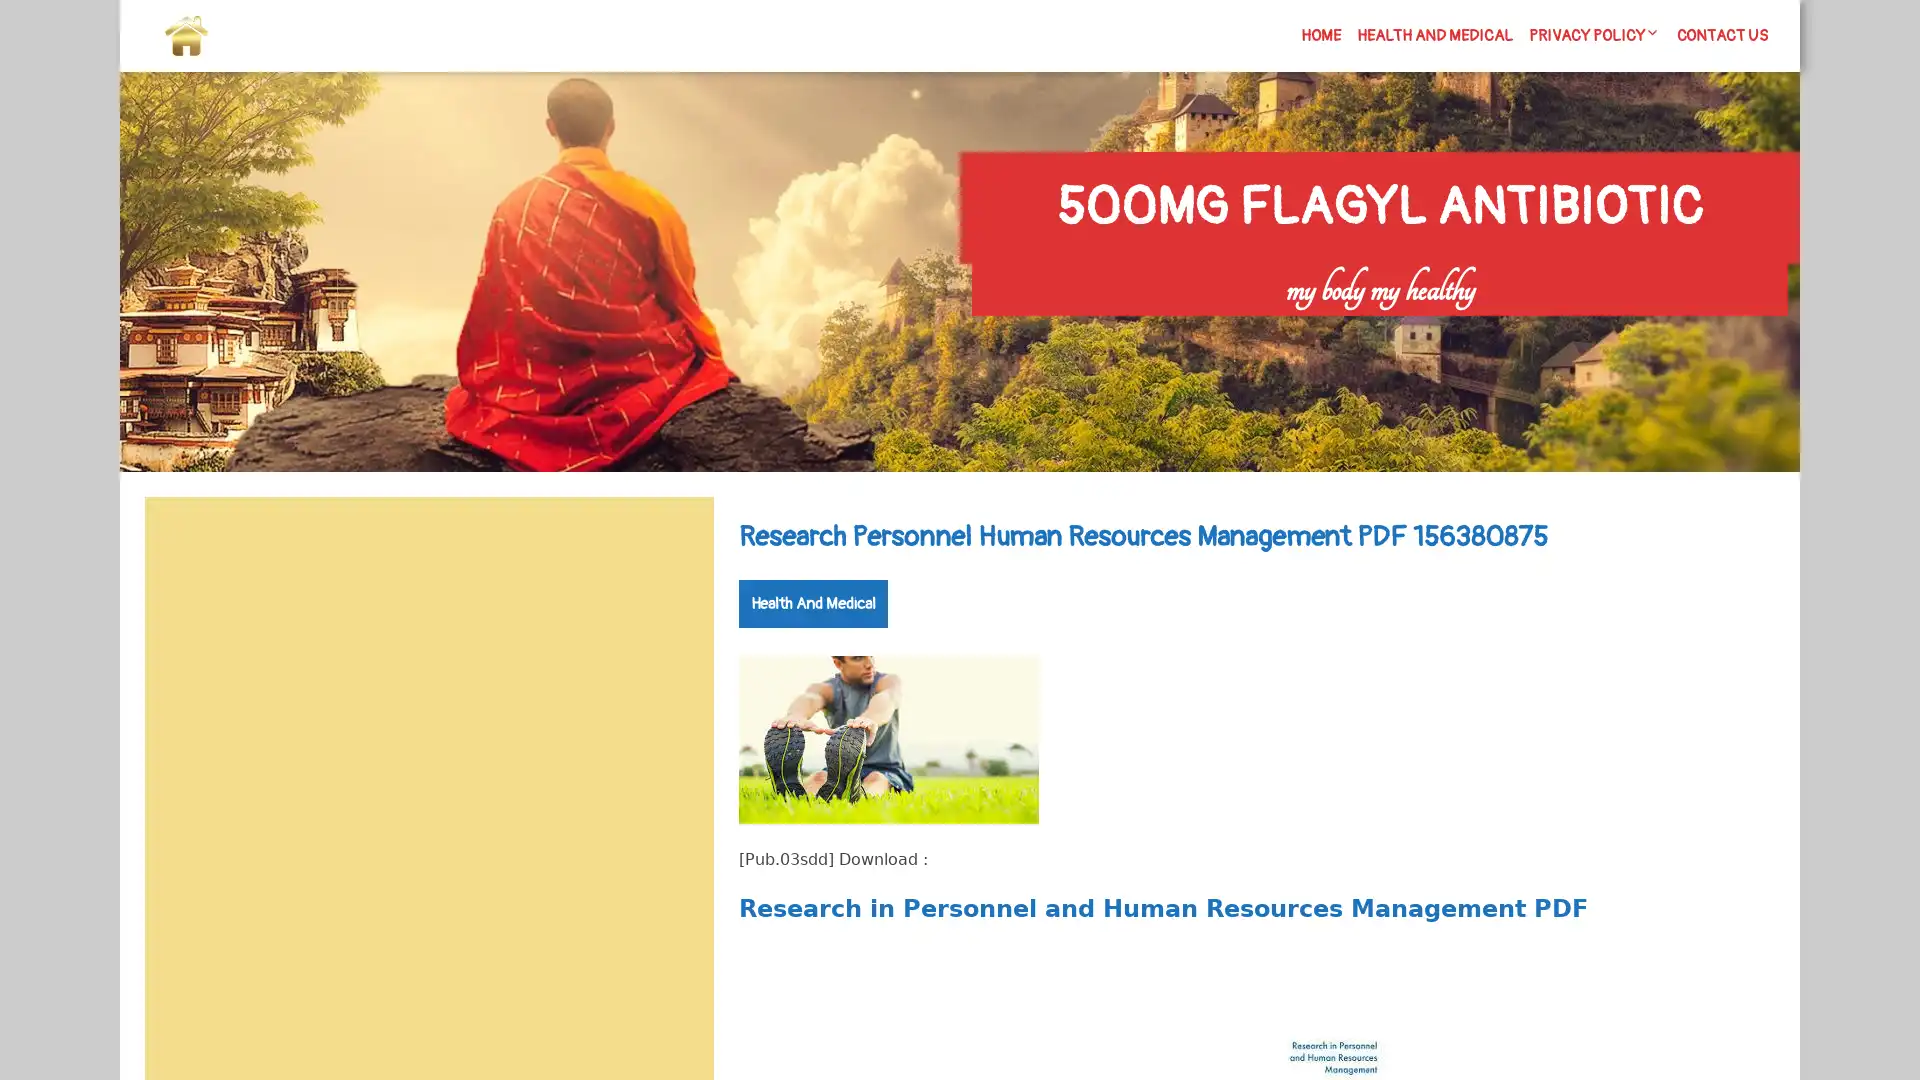 This screenshot has height=1080, width=1920. I want to click on Search, so click(667, 545).